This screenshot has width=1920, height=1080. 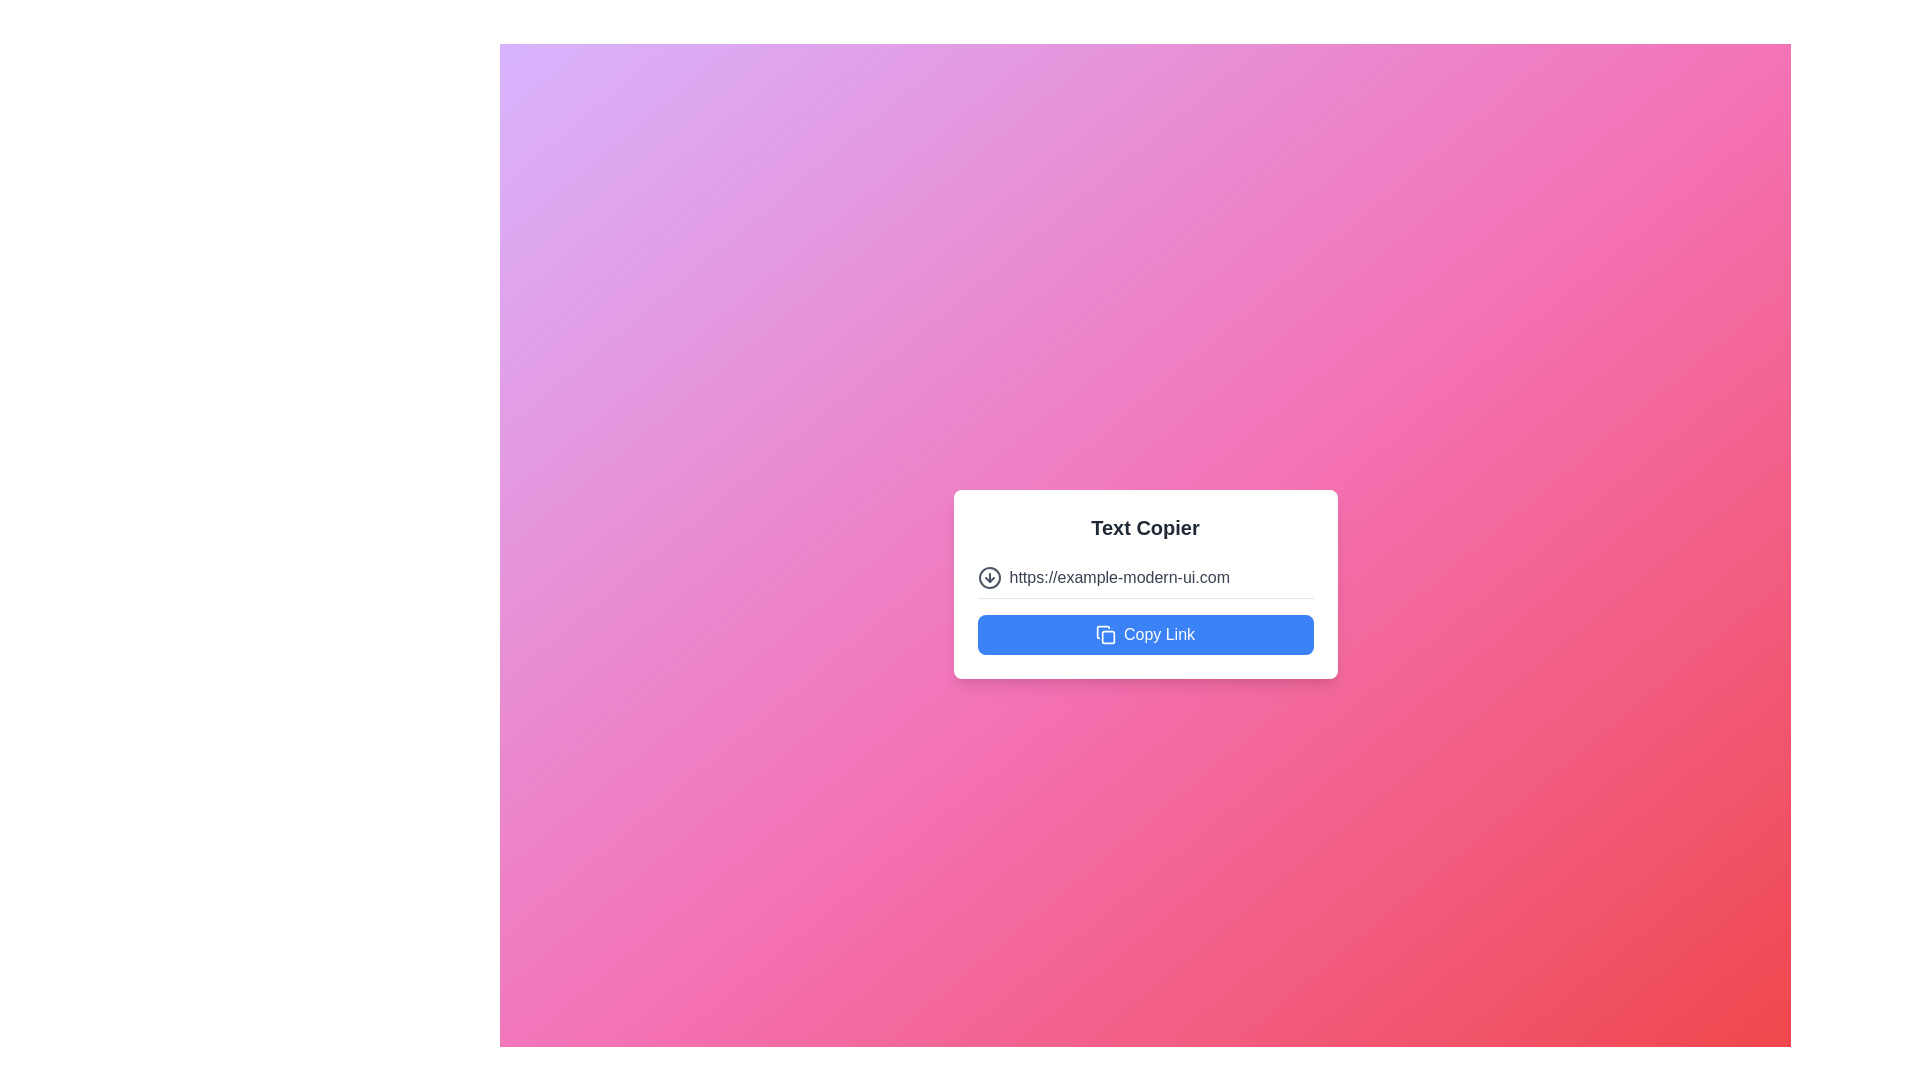 I want to click on the minimalist circular icon with a downward-pointing arrow, located to the far left of the horizontal arrangement, adjacent to the URL text field, so click(x=989, y=577).